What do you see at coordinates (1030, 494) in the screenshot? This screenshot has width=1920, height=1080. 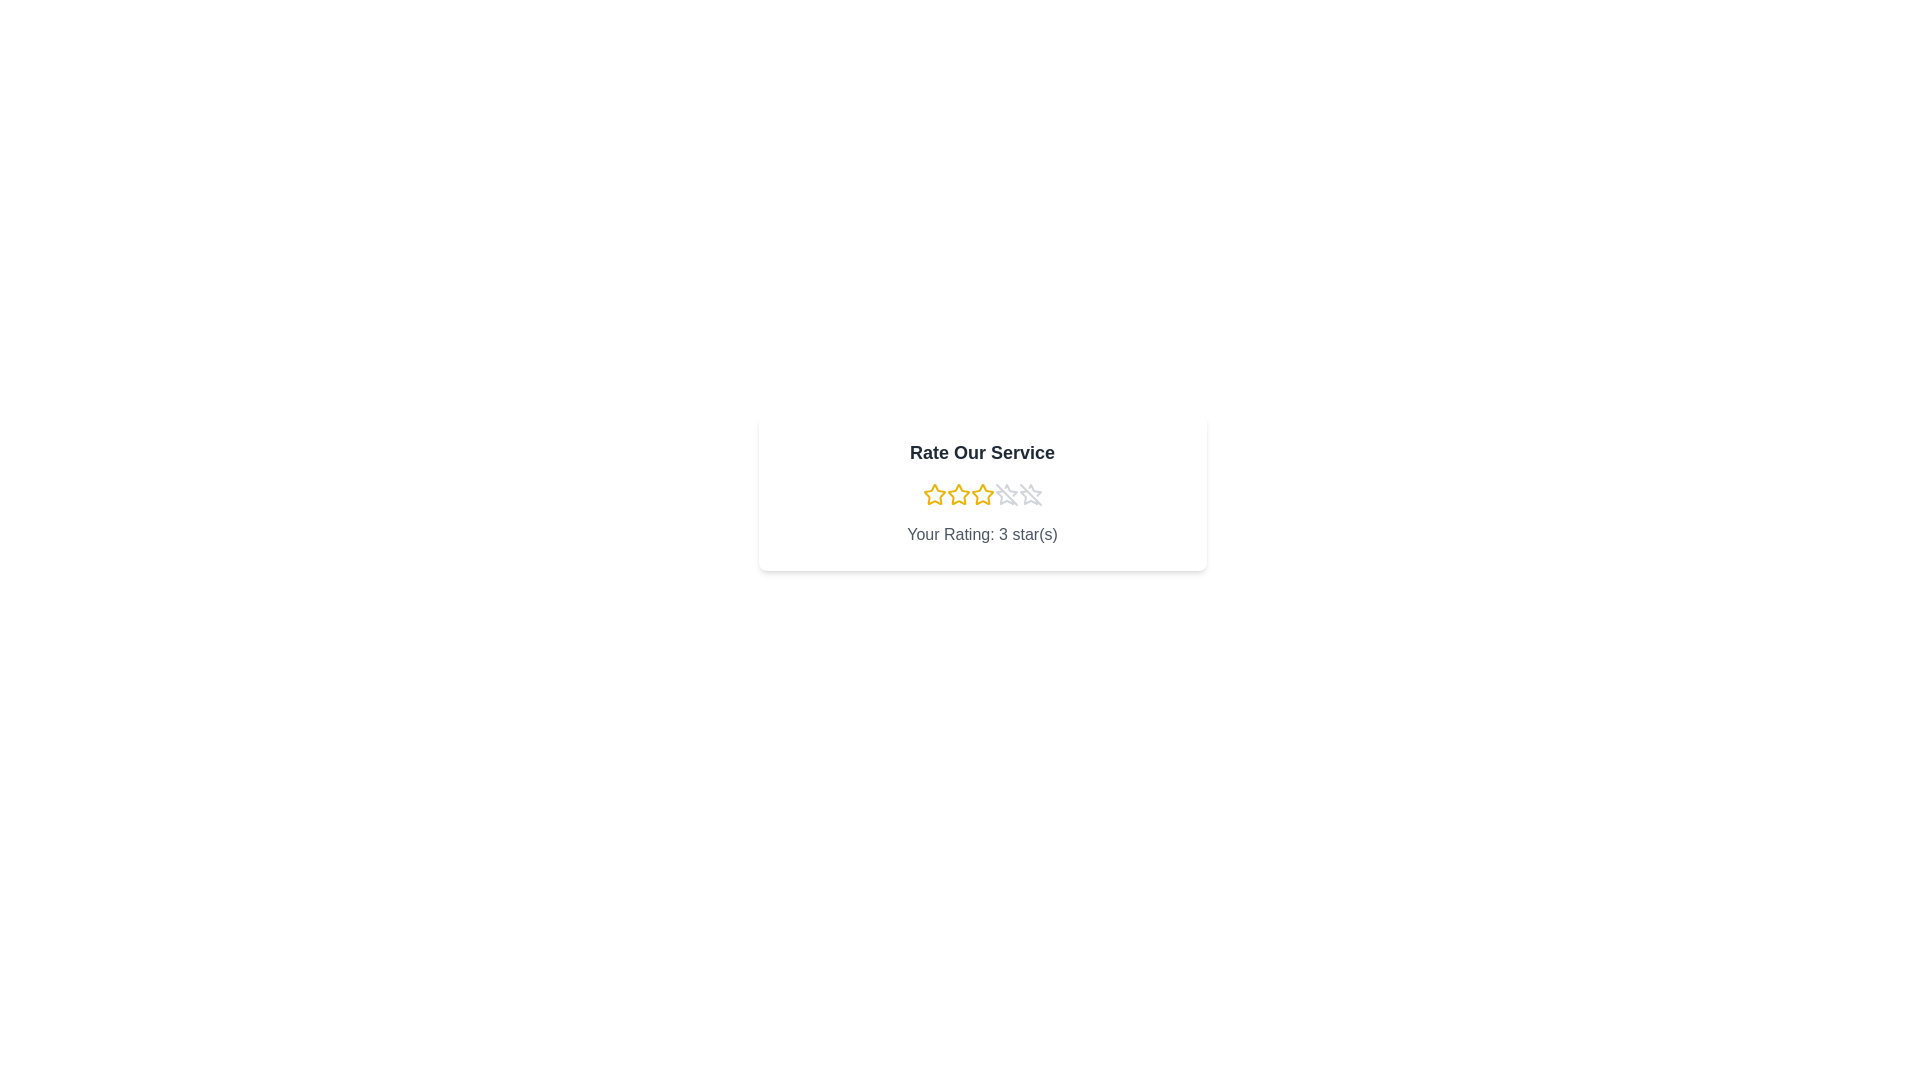 I see `the rating to 5 stars by clicking on the corresponding star` at bounding box center [1030, 494].